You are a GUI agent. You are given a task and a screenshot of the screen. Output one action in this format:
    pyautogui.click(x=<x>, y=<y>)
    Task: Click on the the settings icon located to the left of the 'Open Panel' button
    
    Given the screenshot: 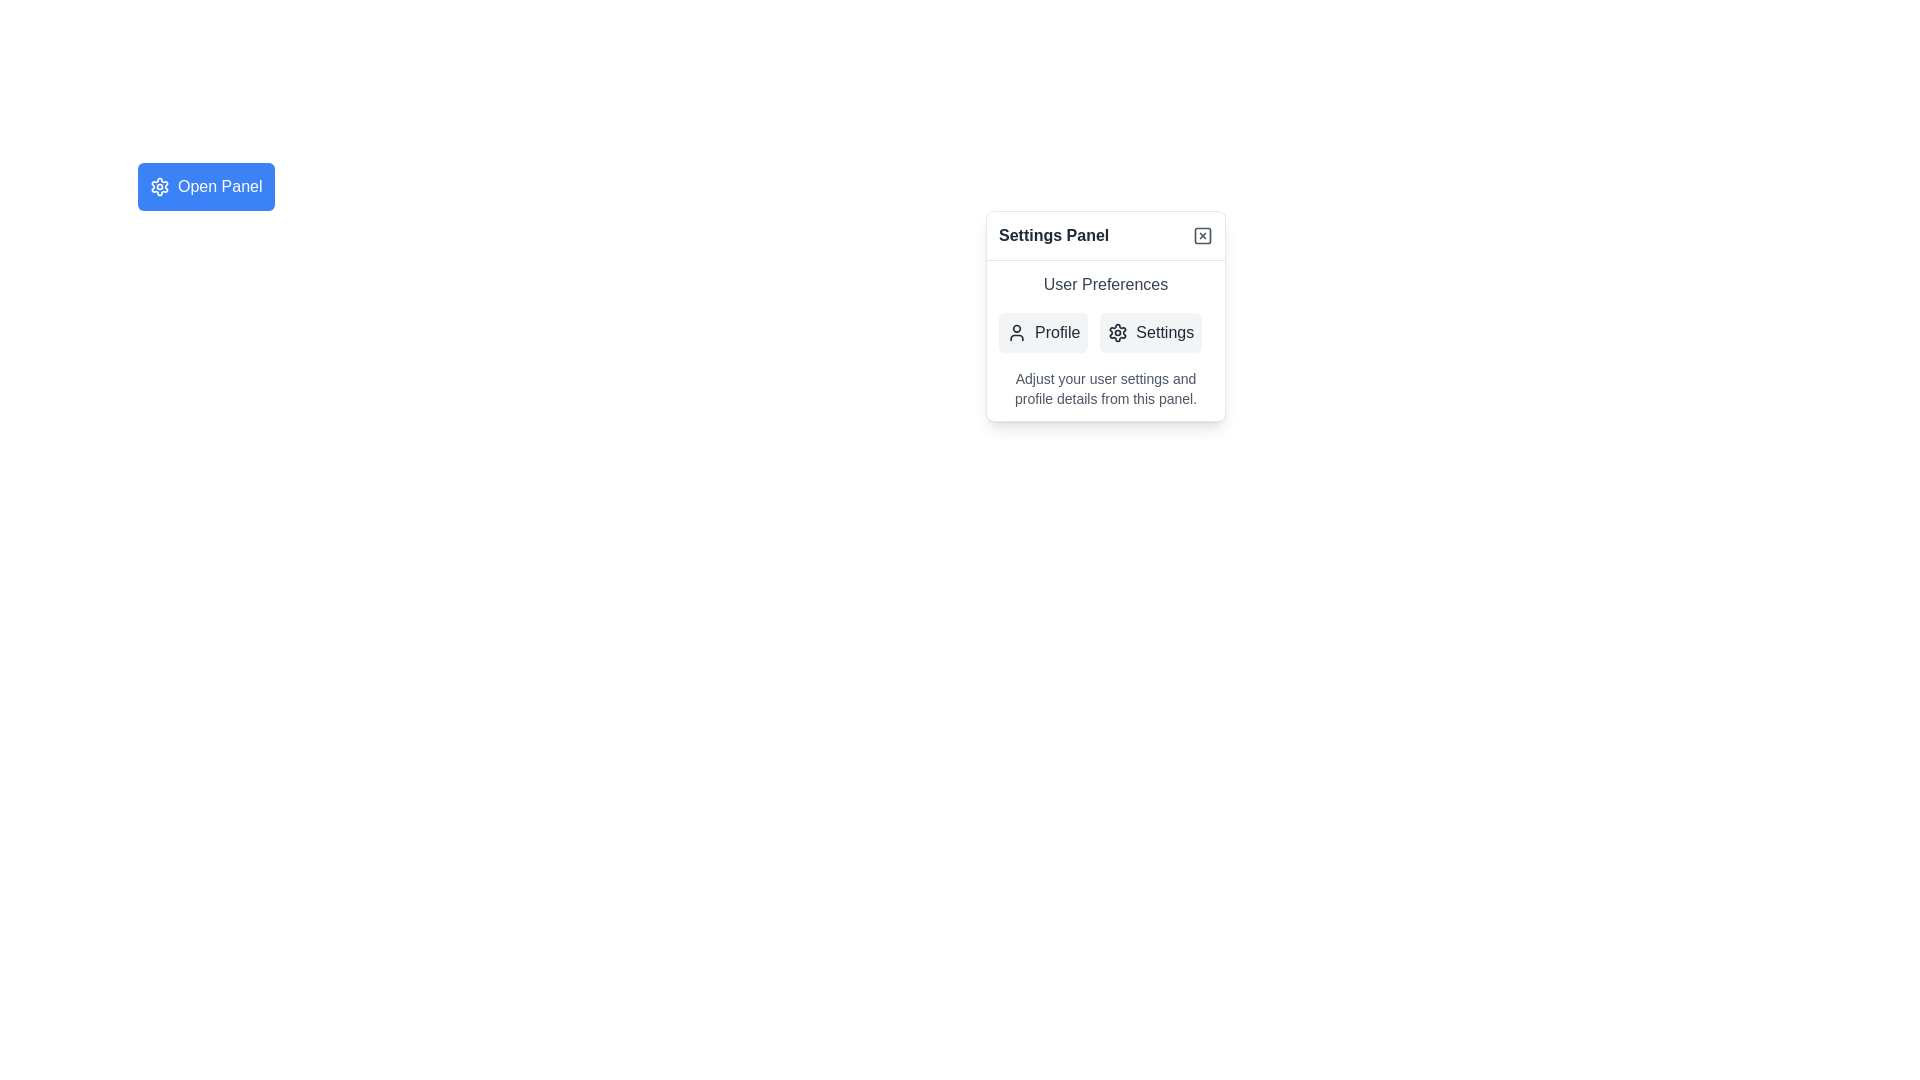 What is the action you would take?
    pyautogui.click(x=158, y=186)
    